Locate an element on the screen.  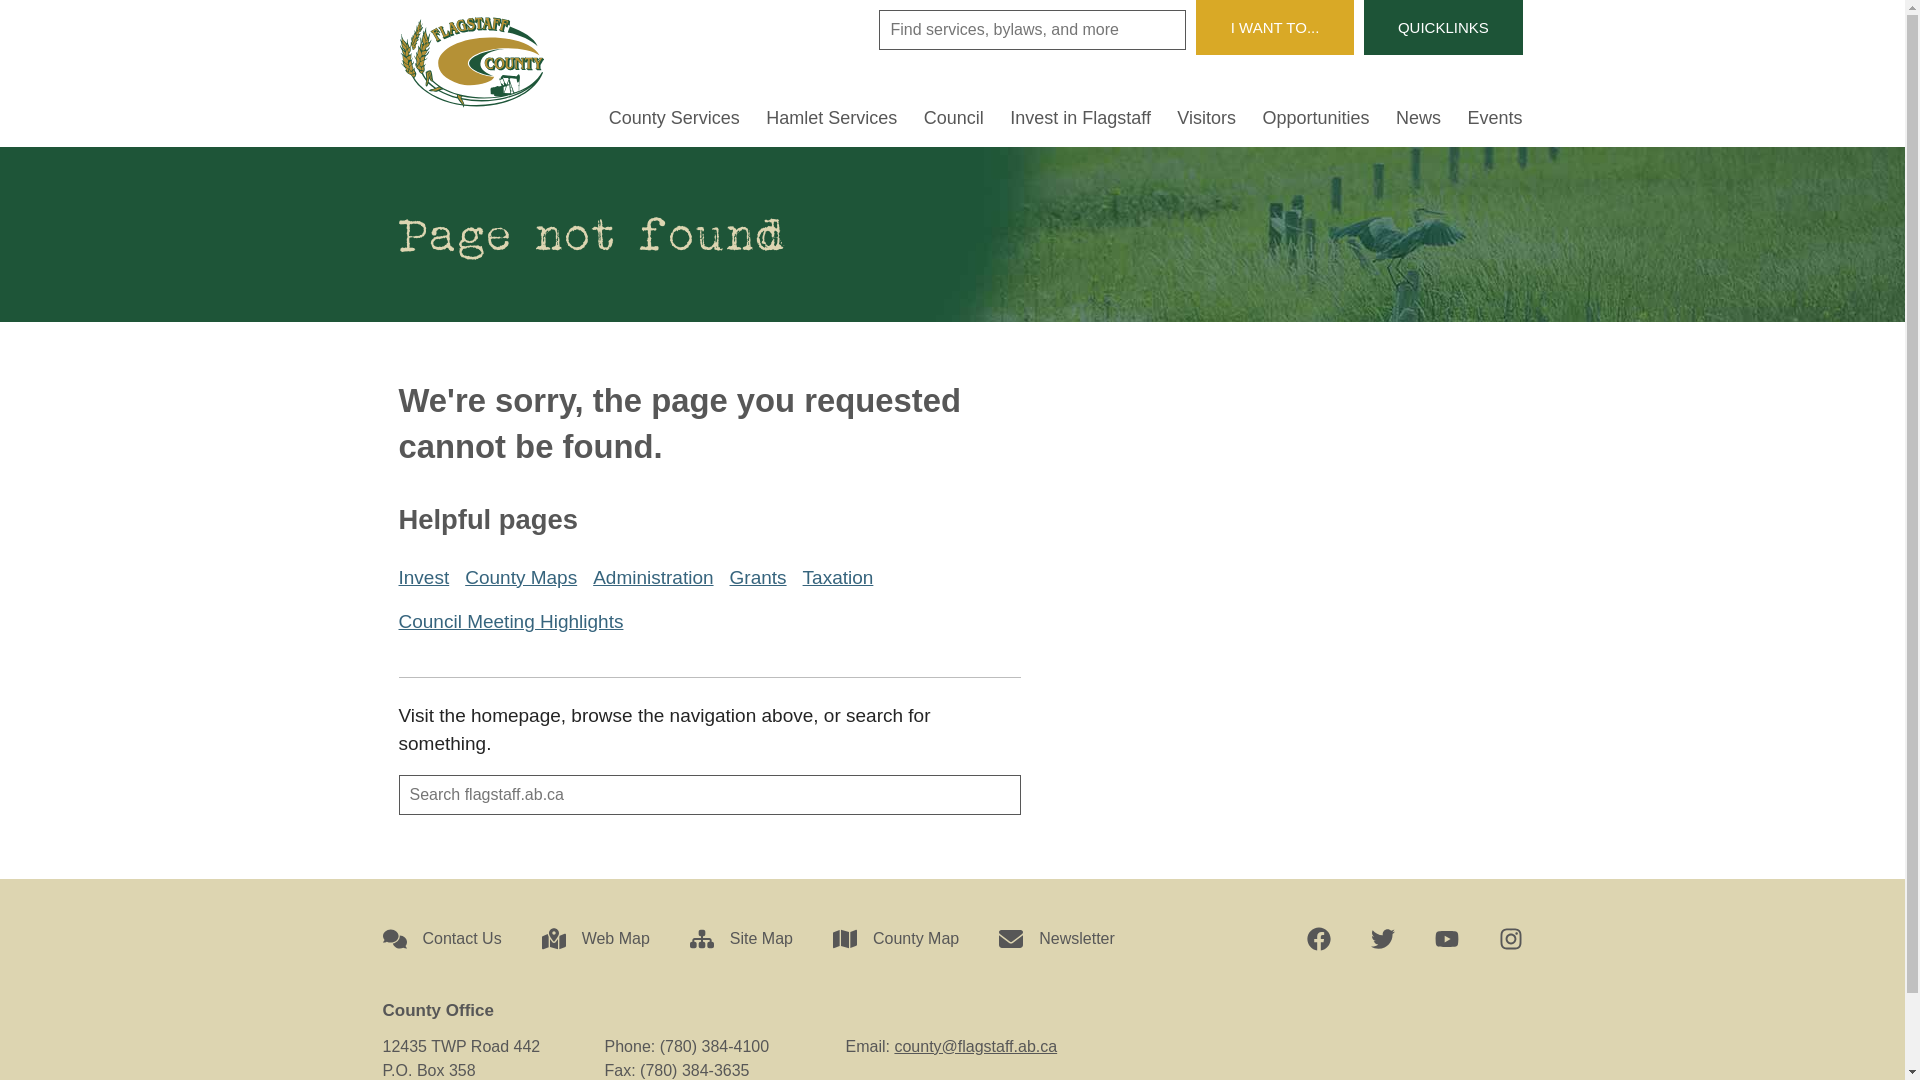
'YouTube' is located at coordinates (1445, 938).